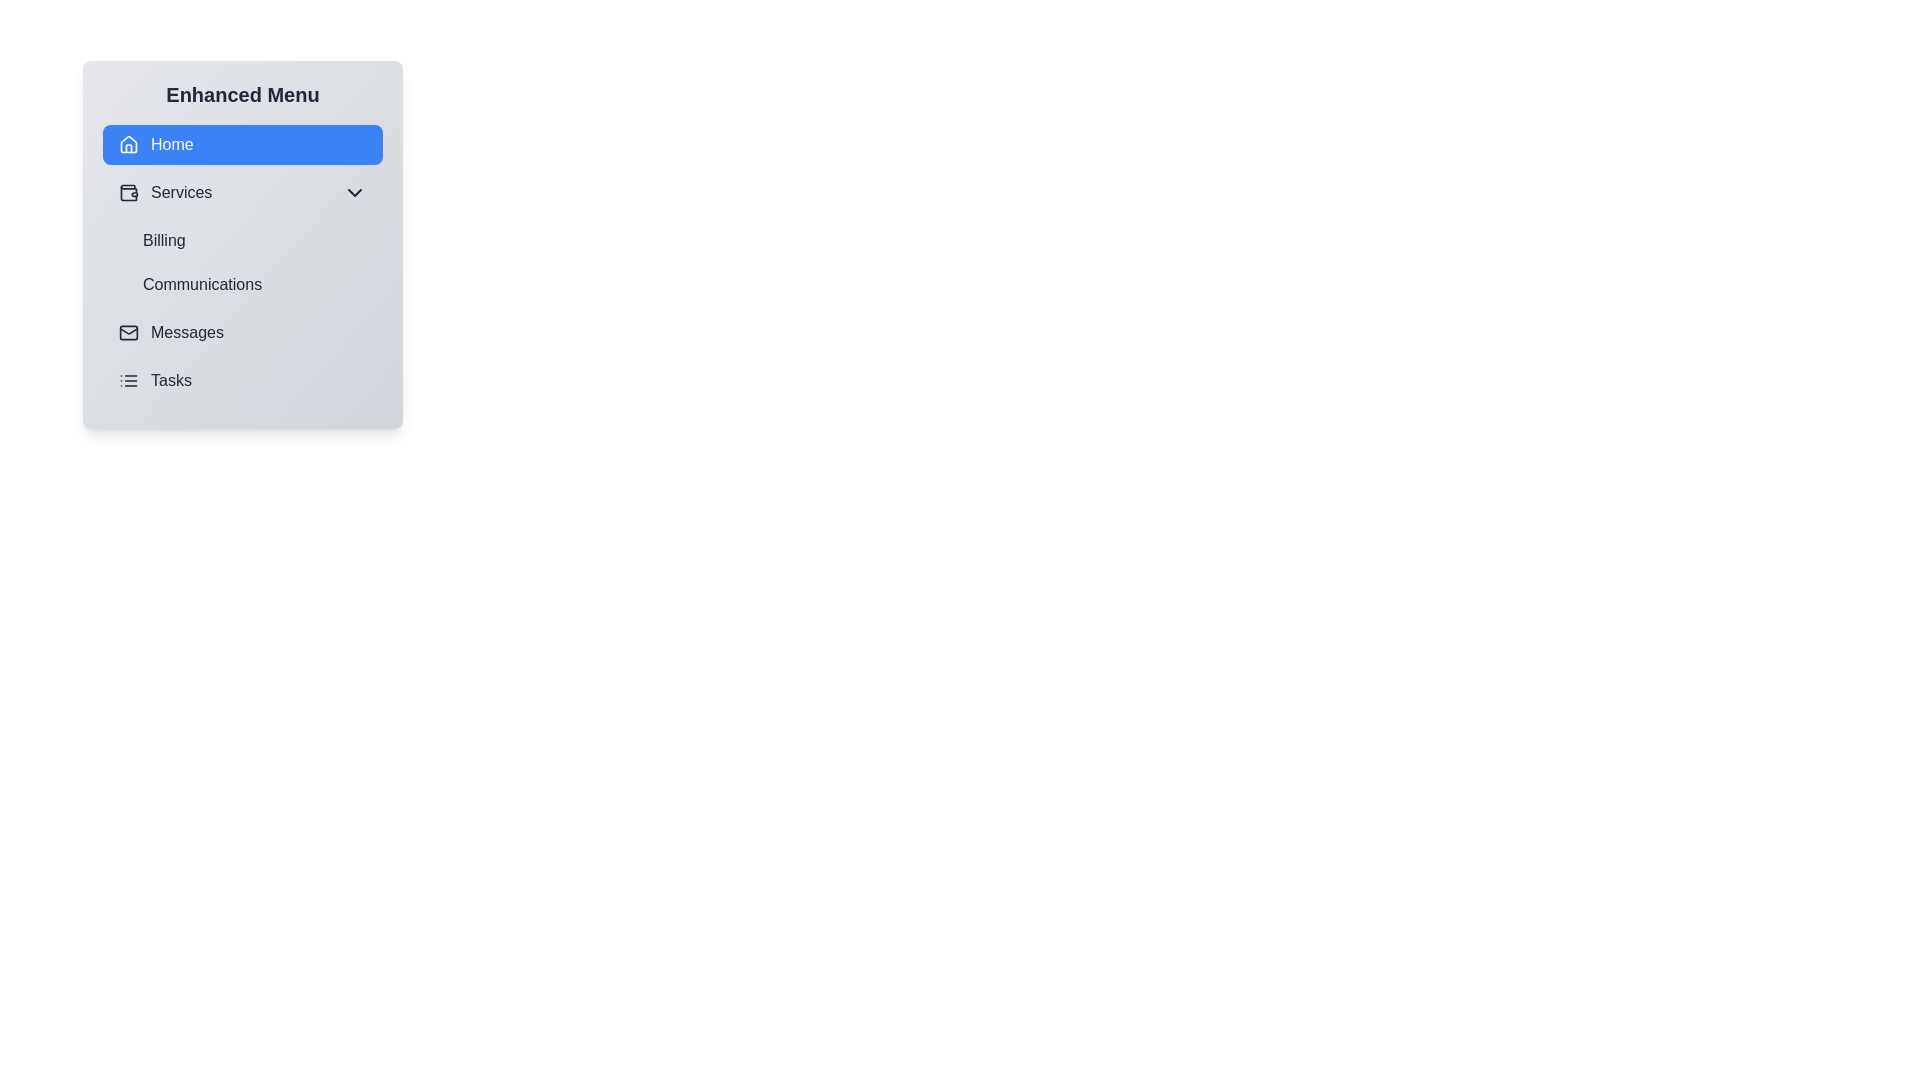 This screenshot has height=1080, width=1920. Describe the element at coordinates (165, 192) in the screenshot. I see `the 'Services' text label in the menu, which is the second entry below 'Home'` at that location.